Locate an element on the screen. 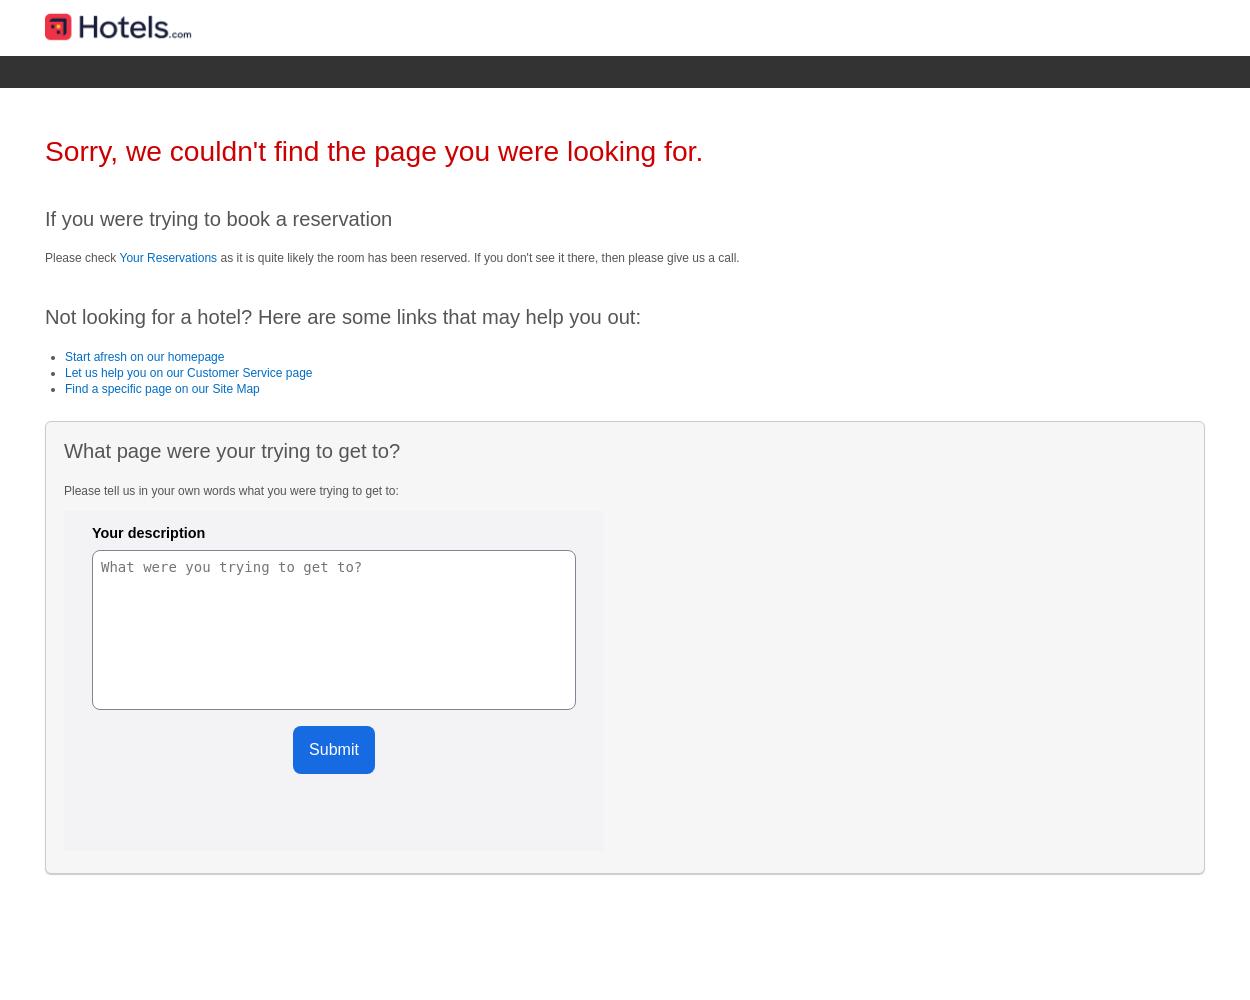 This screenshot has height=1000, width=1250. 'What page were your trying to get to?' is located at coordinates (230, 450).